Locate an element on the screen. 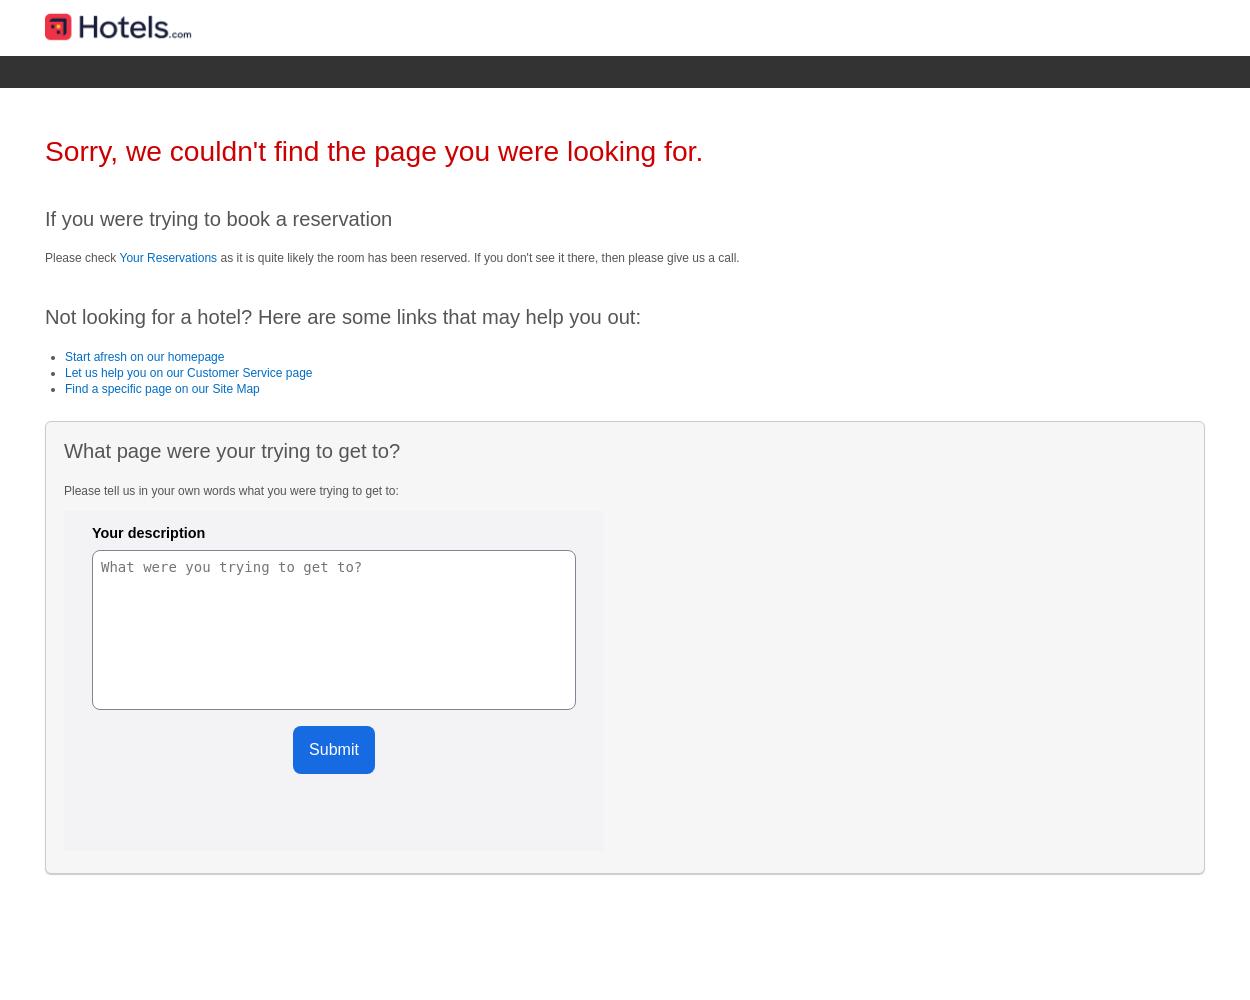 This screenshot has height=1000, width=1250. 'What page were your trying to get to?' is located at coordinates (230, 450).